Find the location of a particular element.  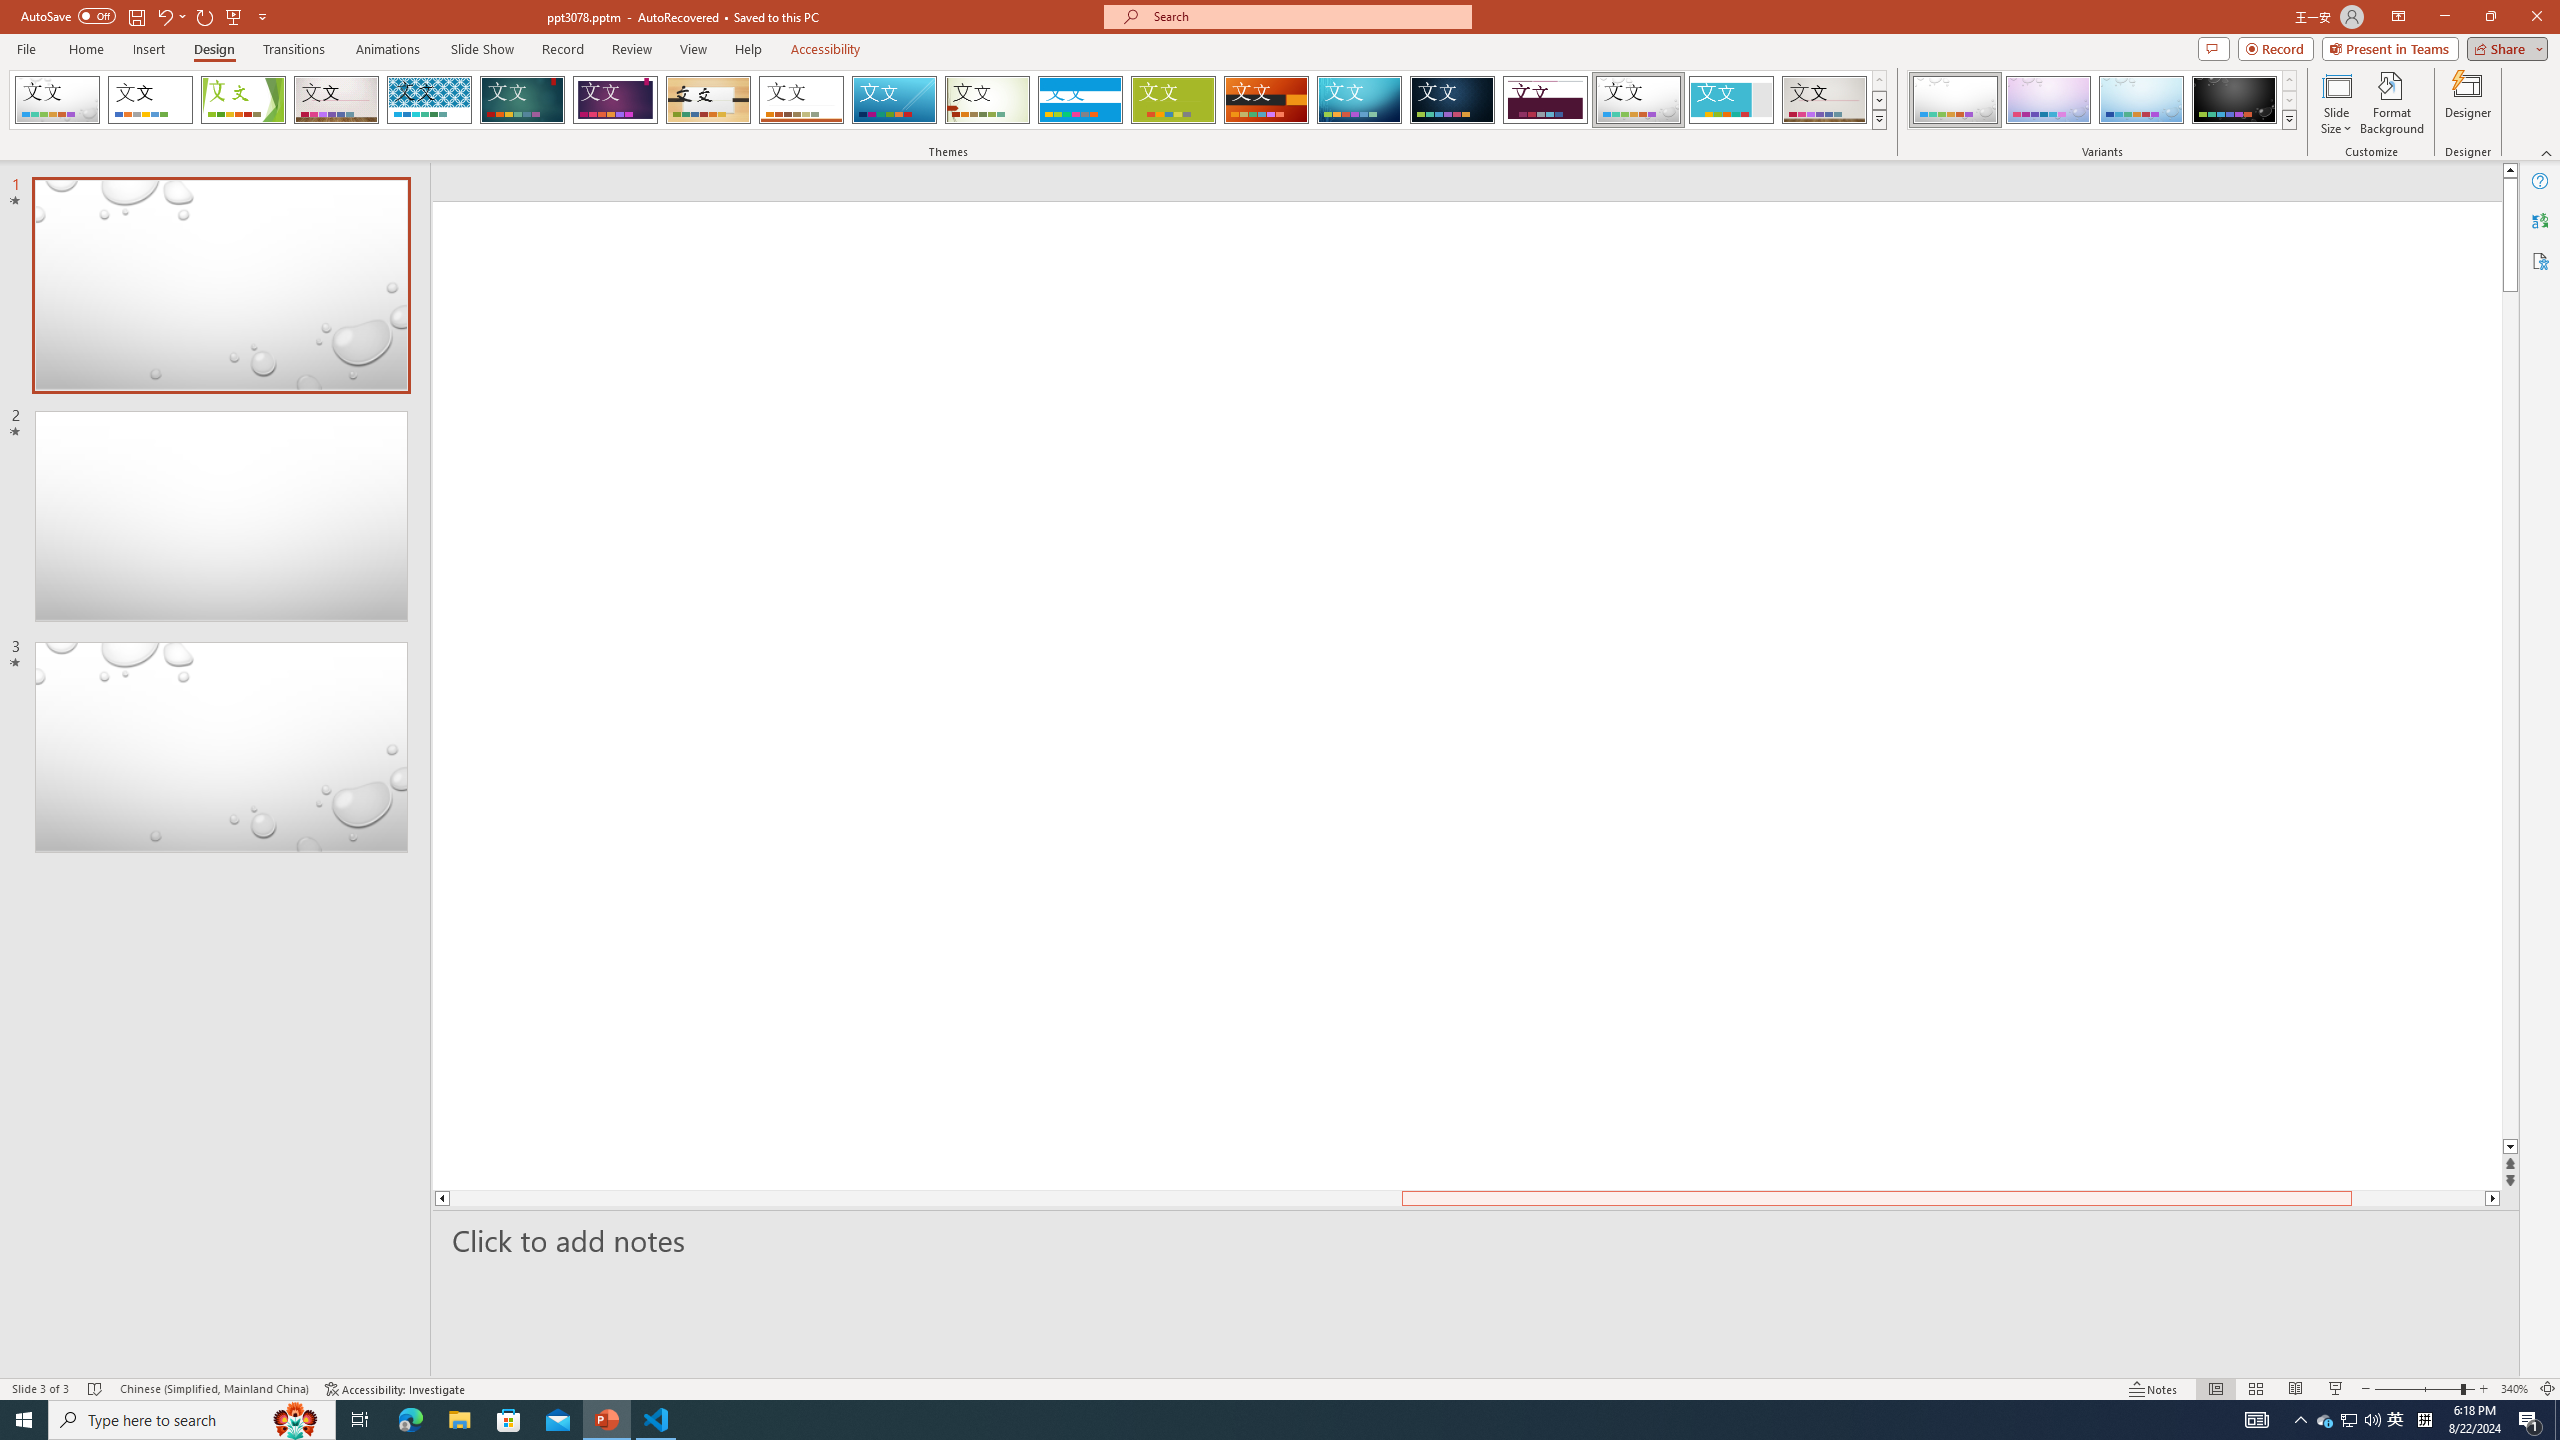

'Circuit' is located at coordinates (1358, 99).